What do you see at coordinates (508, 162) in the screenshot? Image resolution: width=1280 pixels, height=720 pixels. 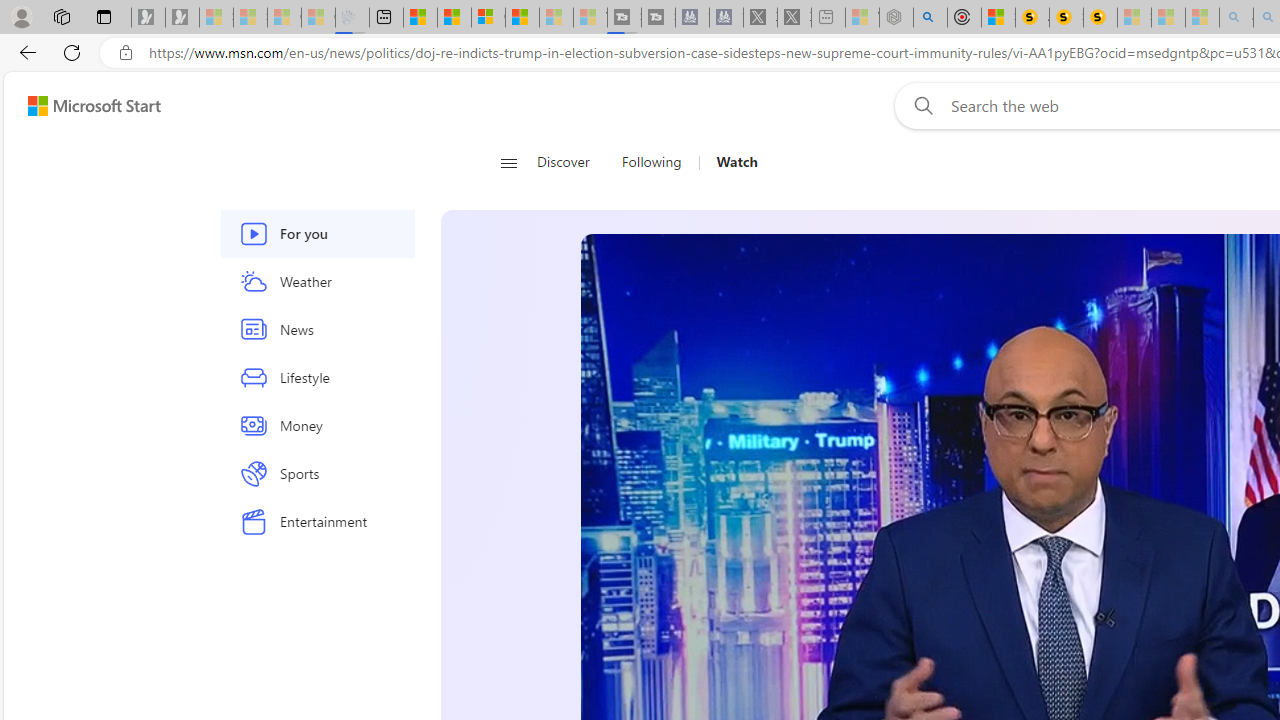 I see `'Open navigation menu'` at bounding box center [508, 162].